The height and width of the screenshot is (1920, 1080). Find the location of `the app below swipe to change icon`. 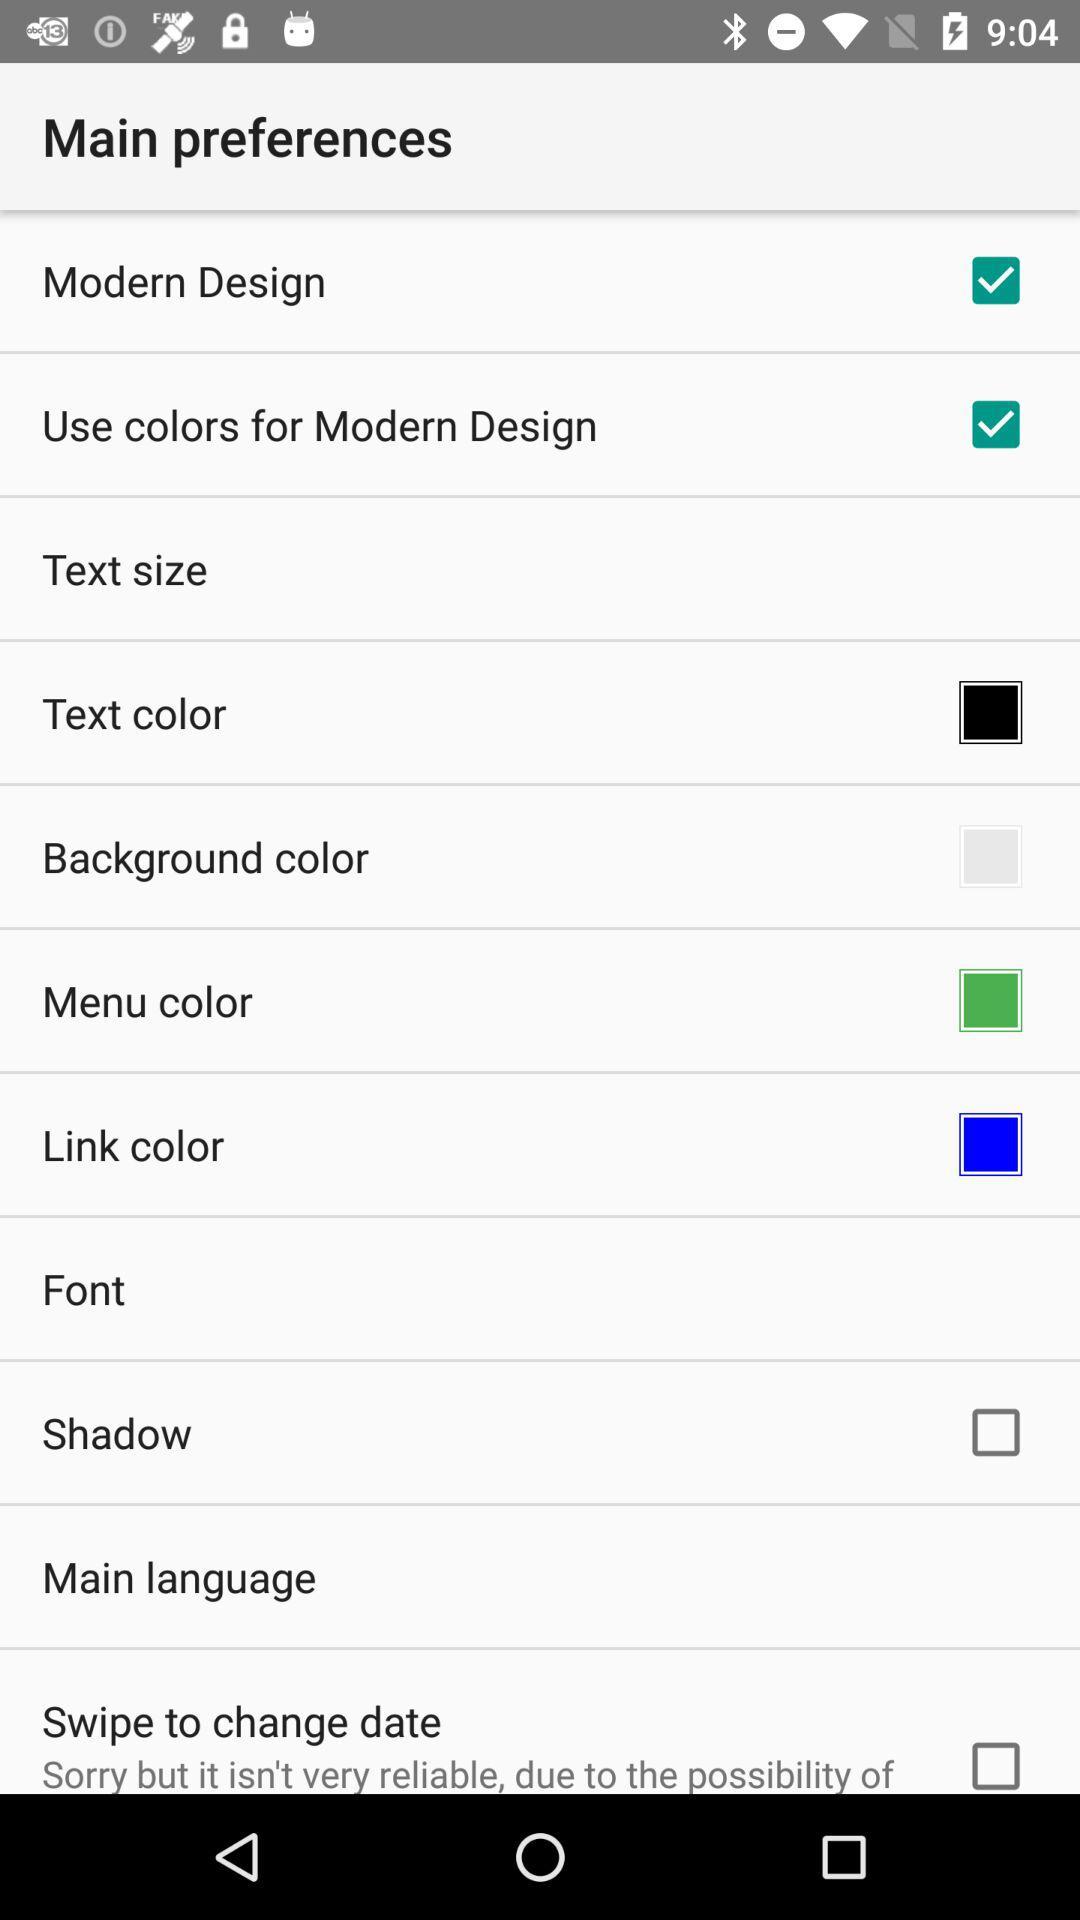

the app below swipe to change icon is located at coordinates (477, 1771).